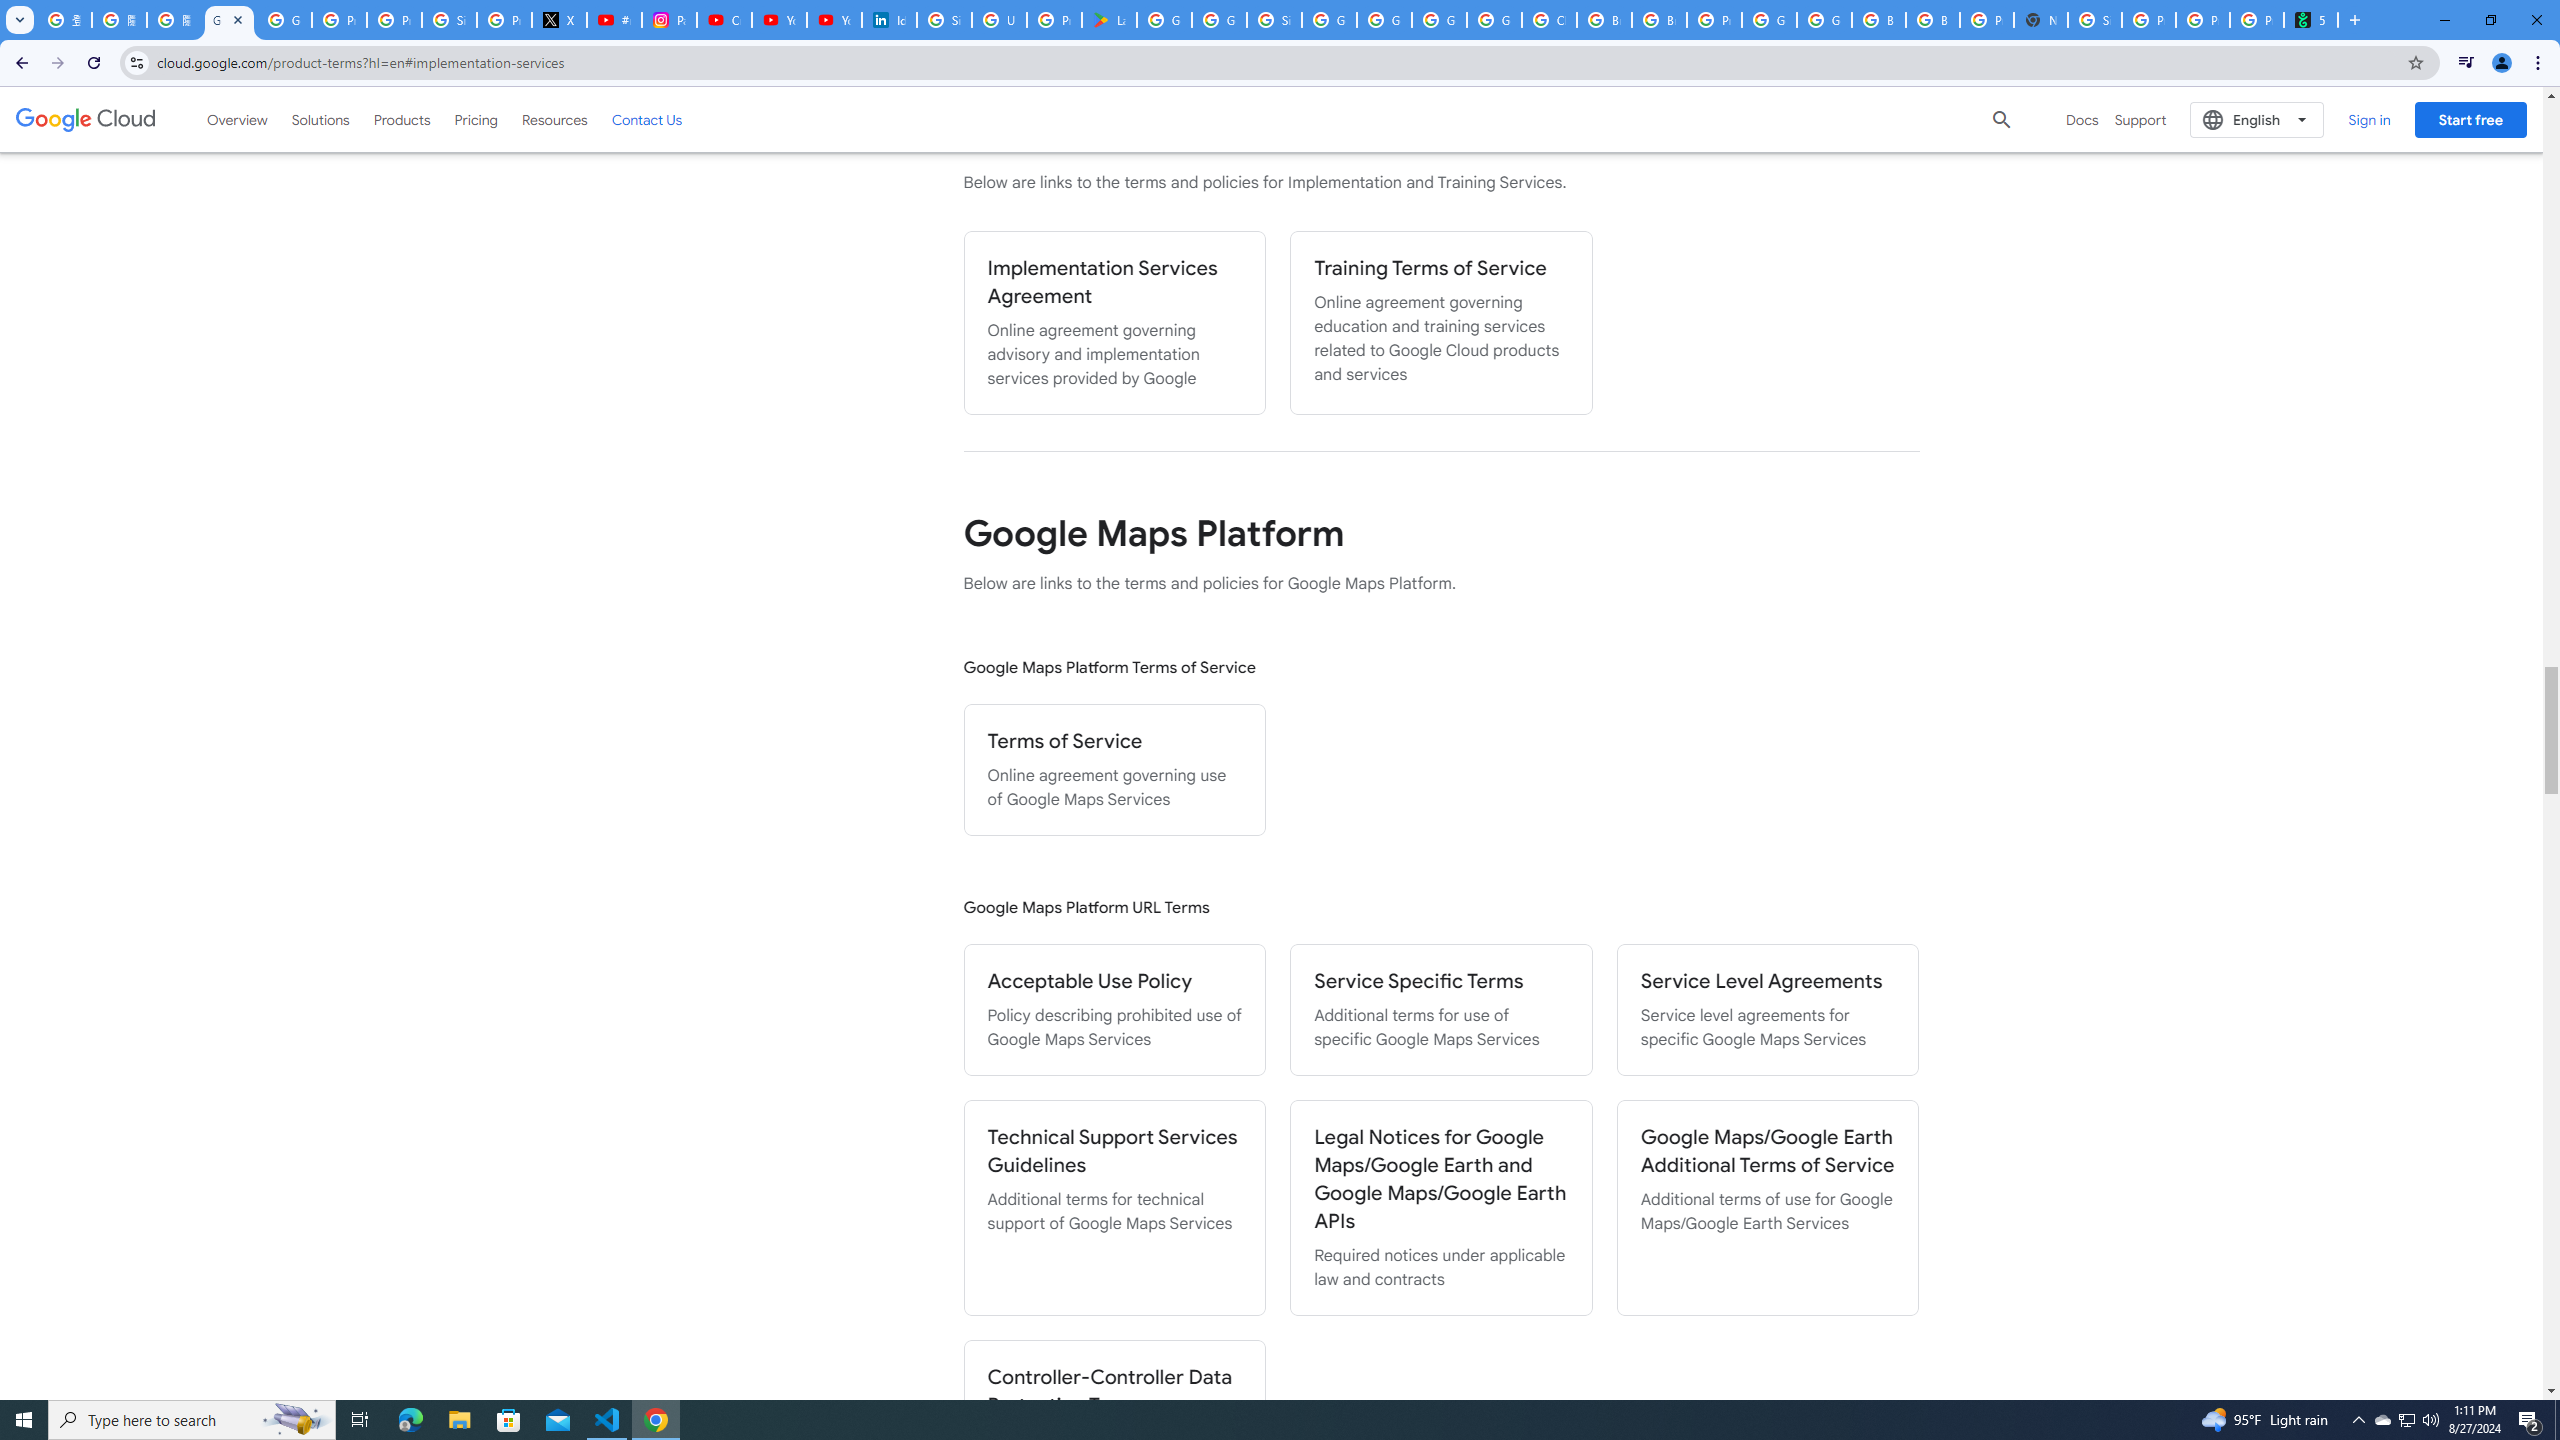 Image resolution: width=2560 pixels, height=1440 pixels. I want to click on 'Pricing', so click(476, 118).